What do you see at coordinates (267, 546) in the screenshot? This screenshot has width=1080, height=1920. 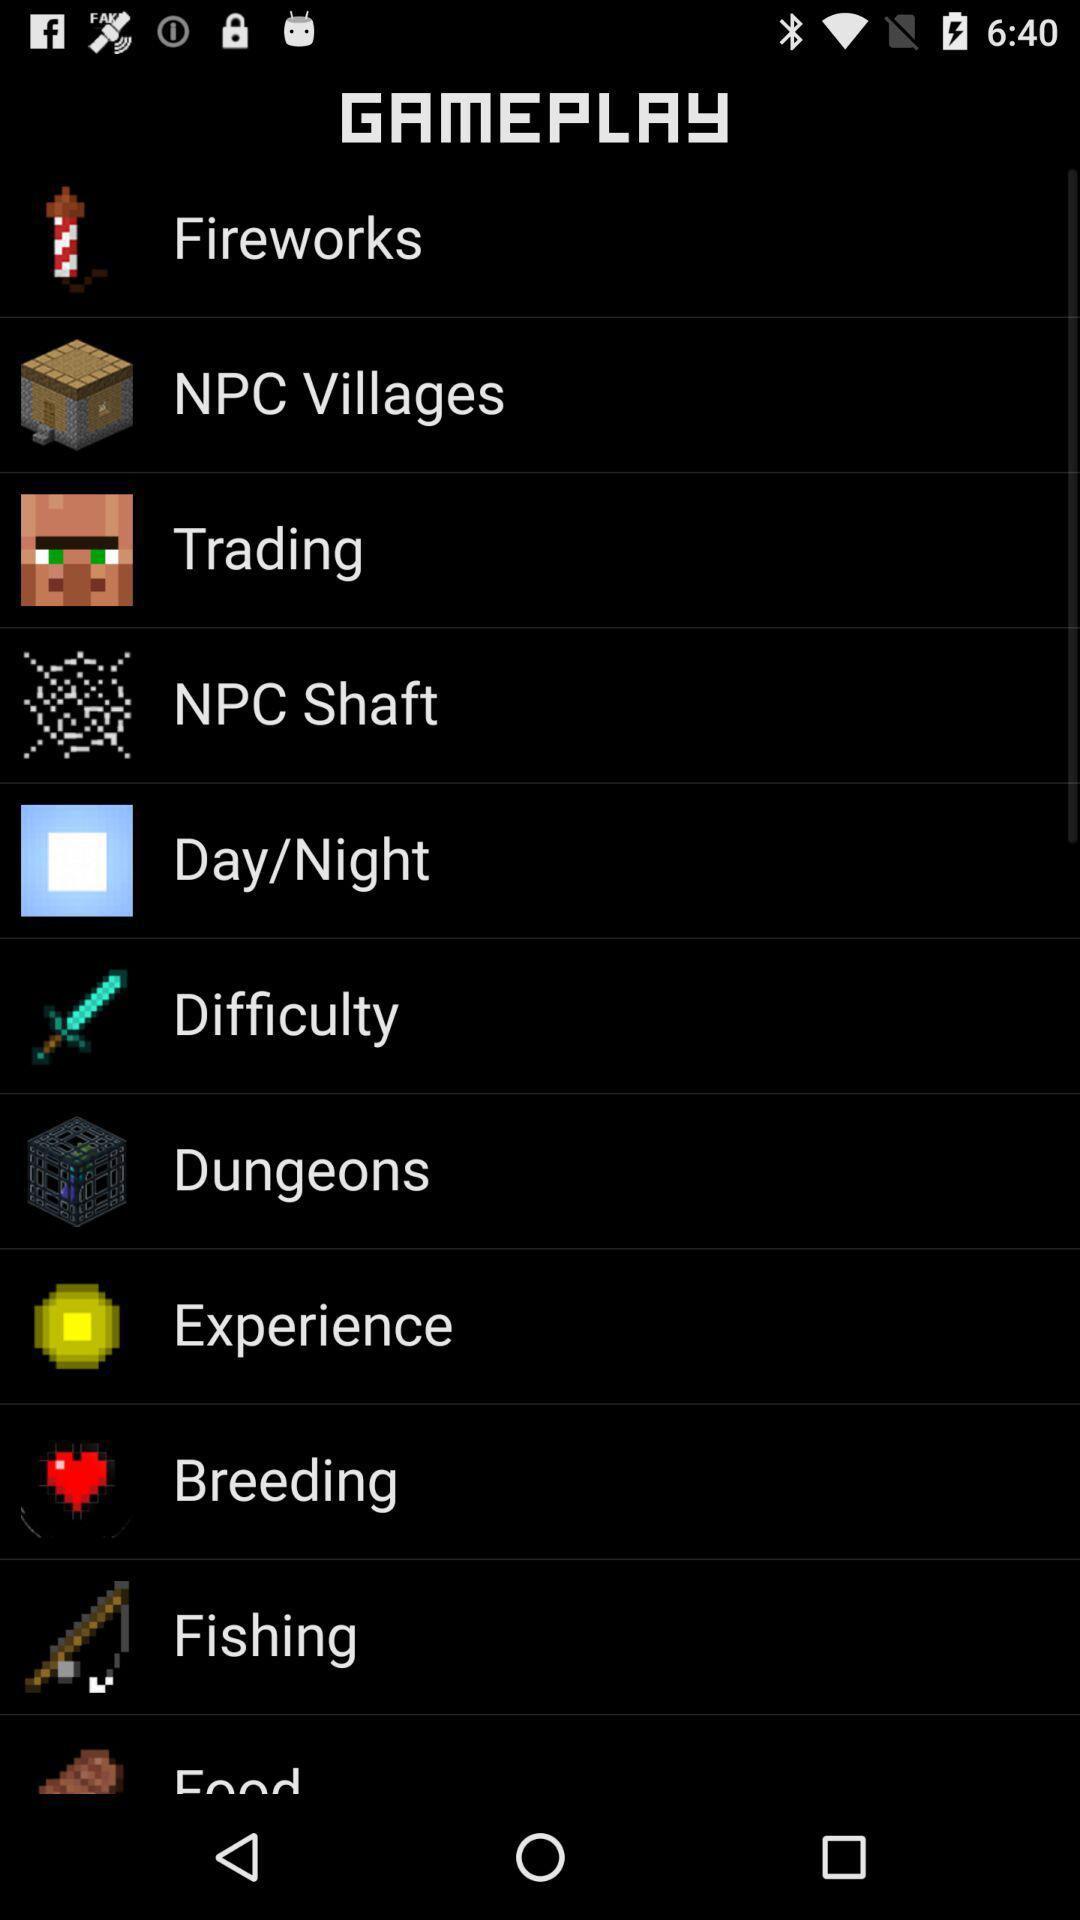 I see `trading app` at bounding box center [267, 546].